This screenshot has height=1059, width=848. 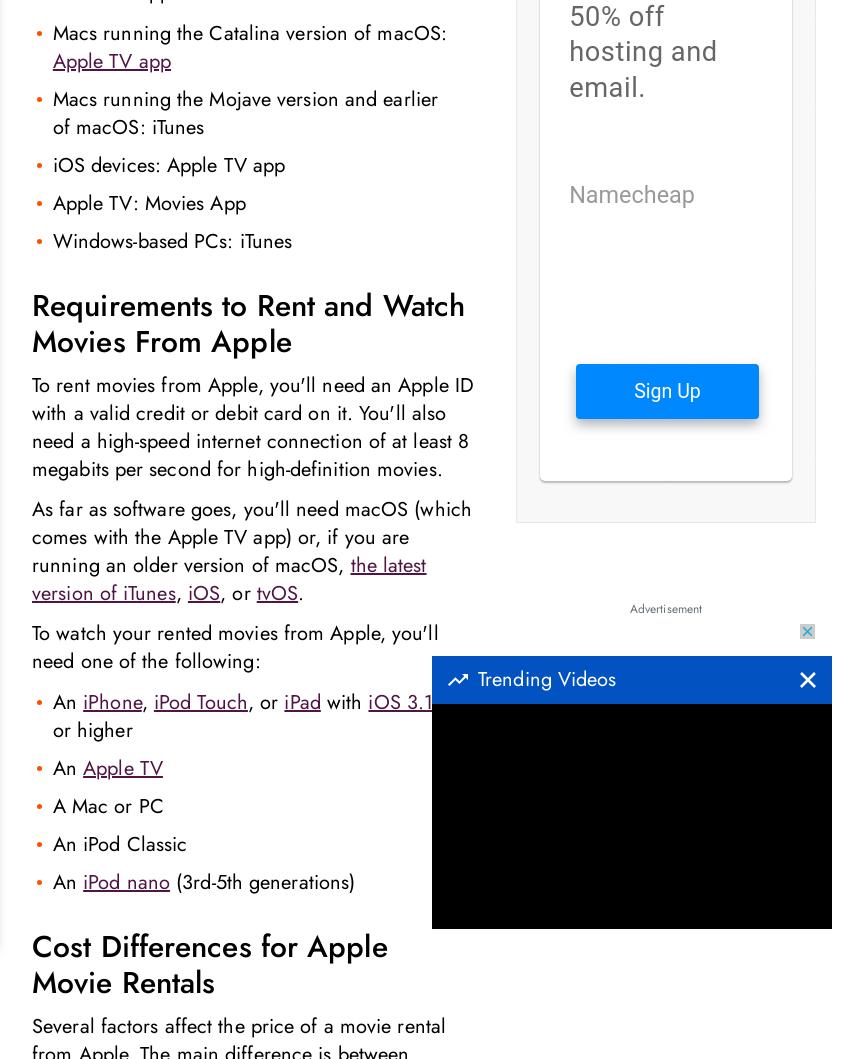 What do you see at coordinates (171, 241) in the screenshot?
I see `'Windows-based PCs: iTunes'` at bounding box center [171, 241].